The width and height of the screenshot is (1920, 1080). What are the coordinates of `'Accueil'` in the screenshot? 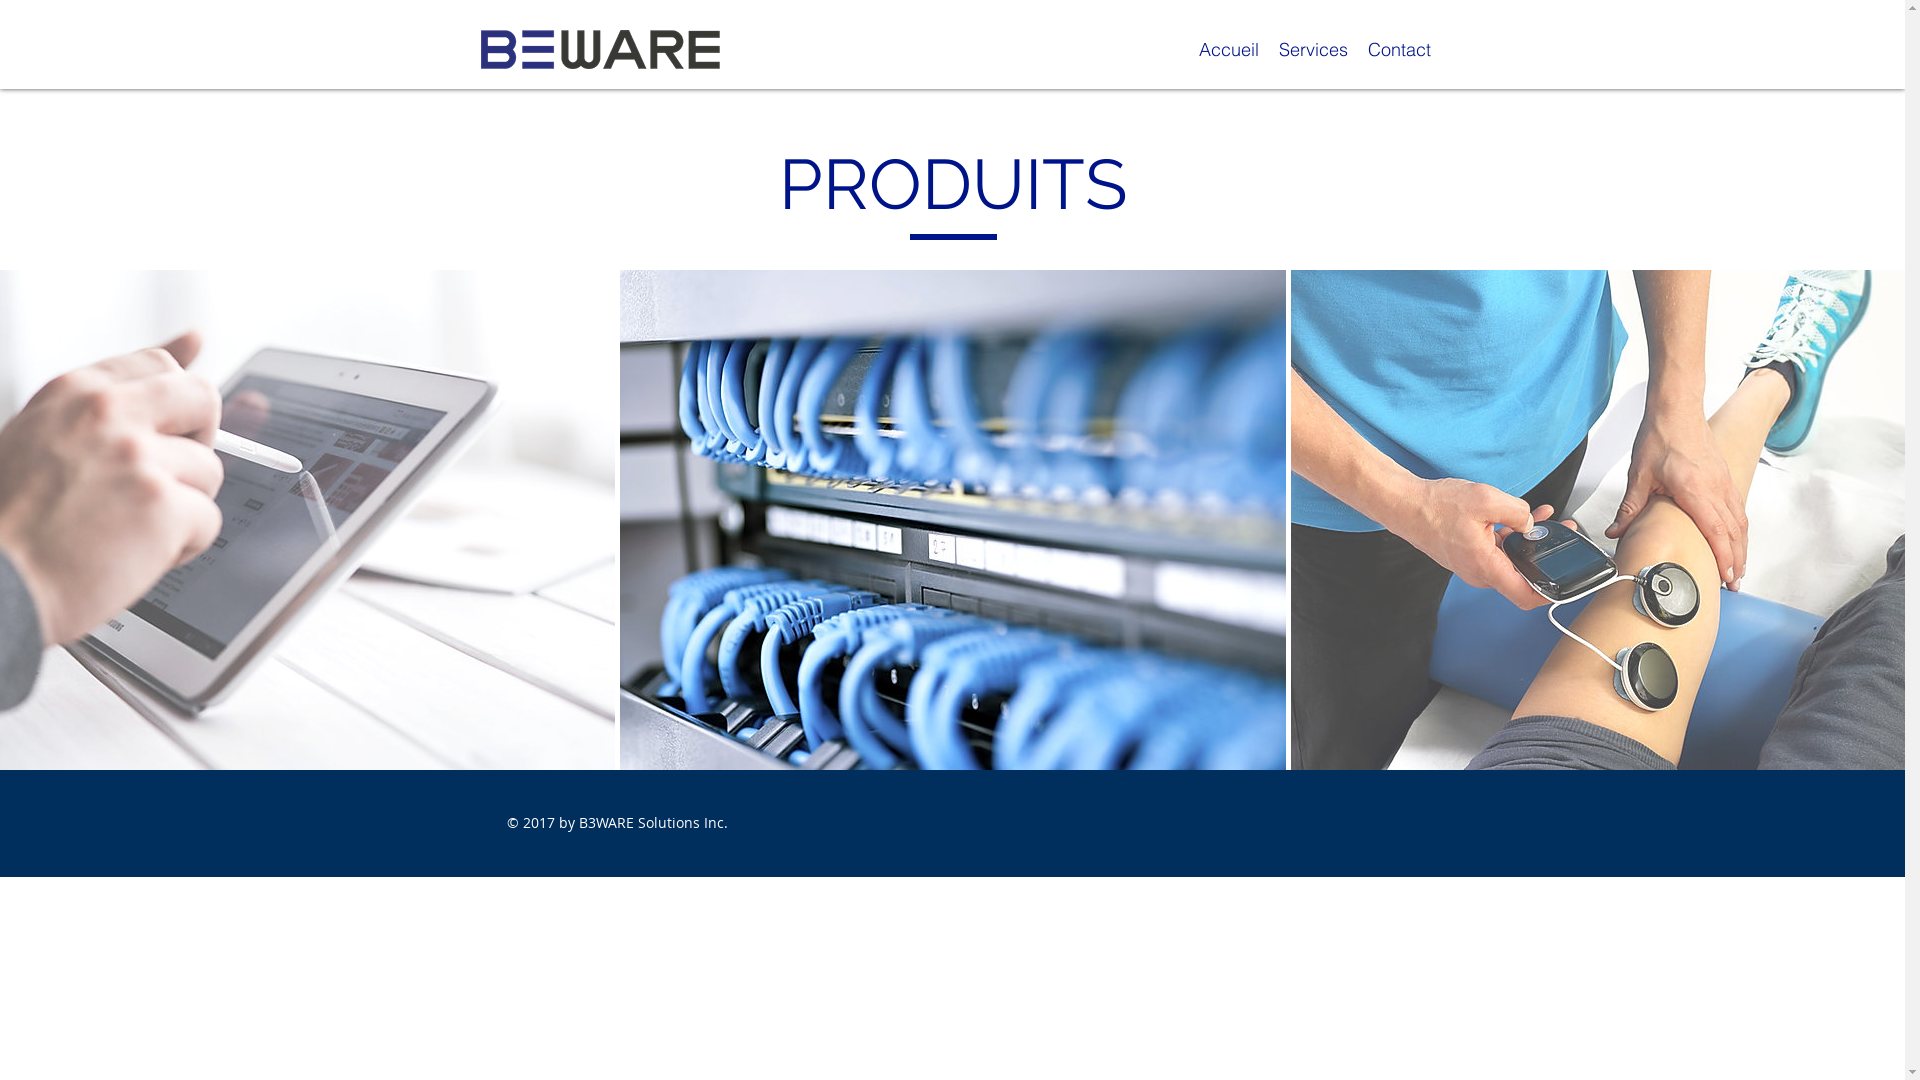 It's located at (1188, 47).